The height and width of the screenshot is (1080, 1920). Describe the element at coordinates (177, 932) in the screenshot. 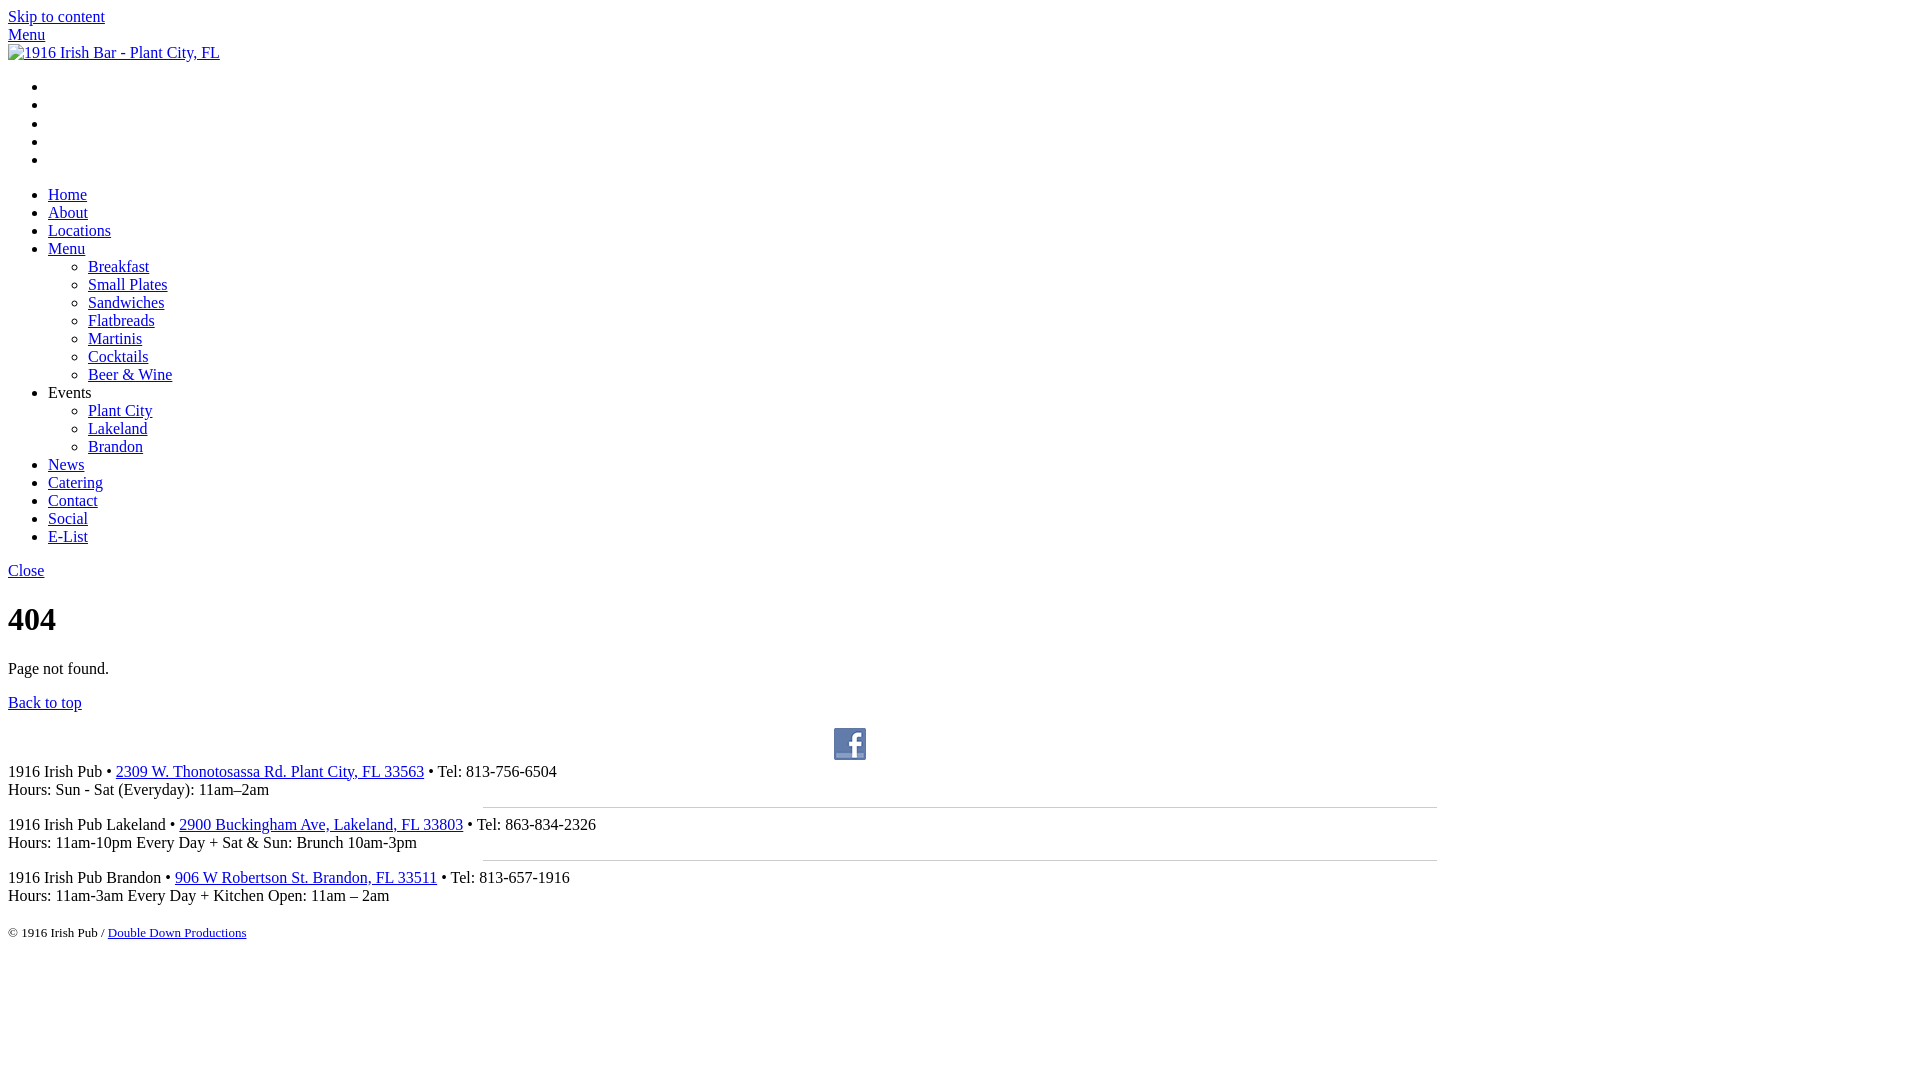

I see `'Double Down Productions'` at that location.